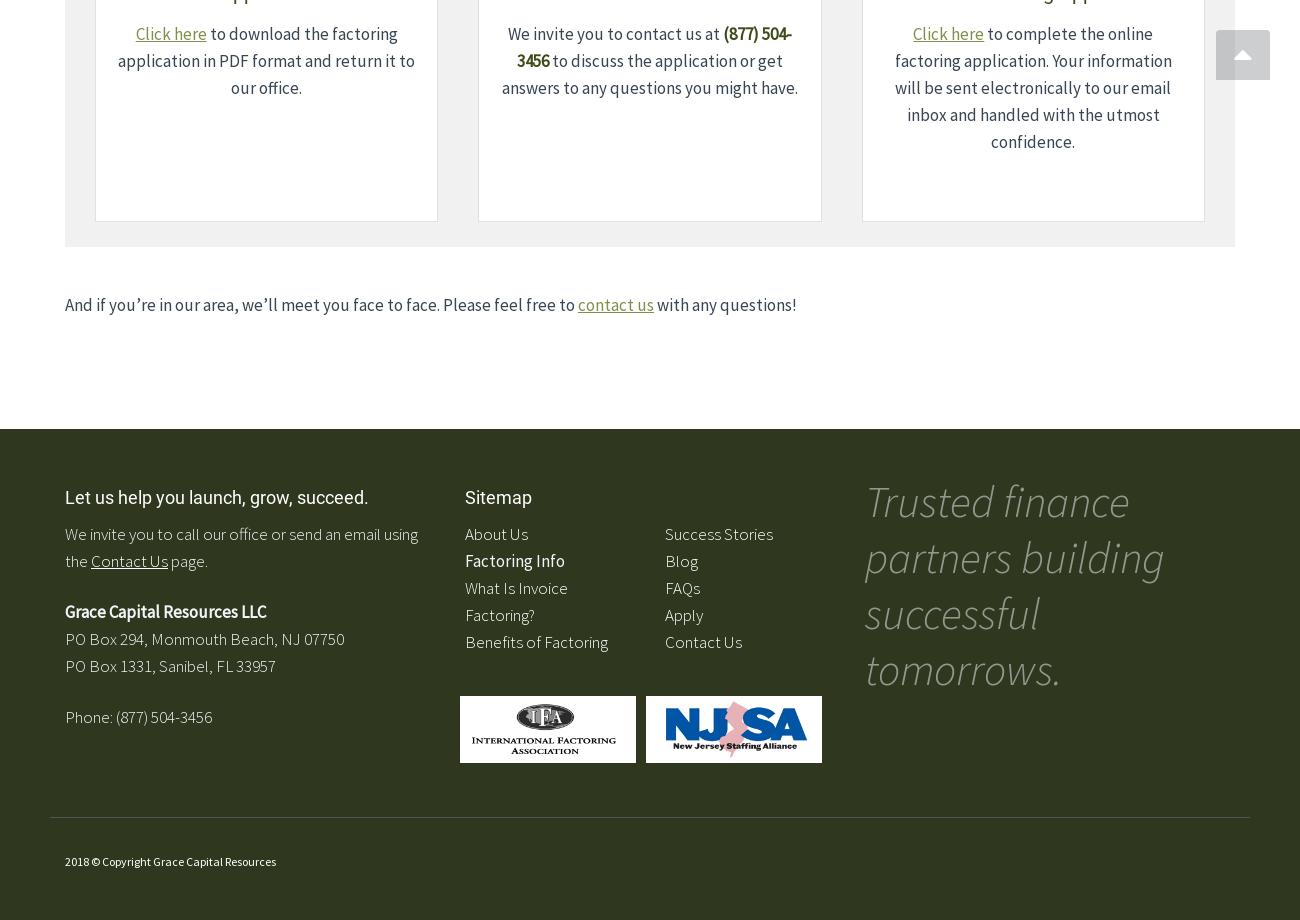 The width and height of the screenshot is (1300, 920). I want to click on 'Trusted finance partners building successful tomorrows.', so click(1014, 584).